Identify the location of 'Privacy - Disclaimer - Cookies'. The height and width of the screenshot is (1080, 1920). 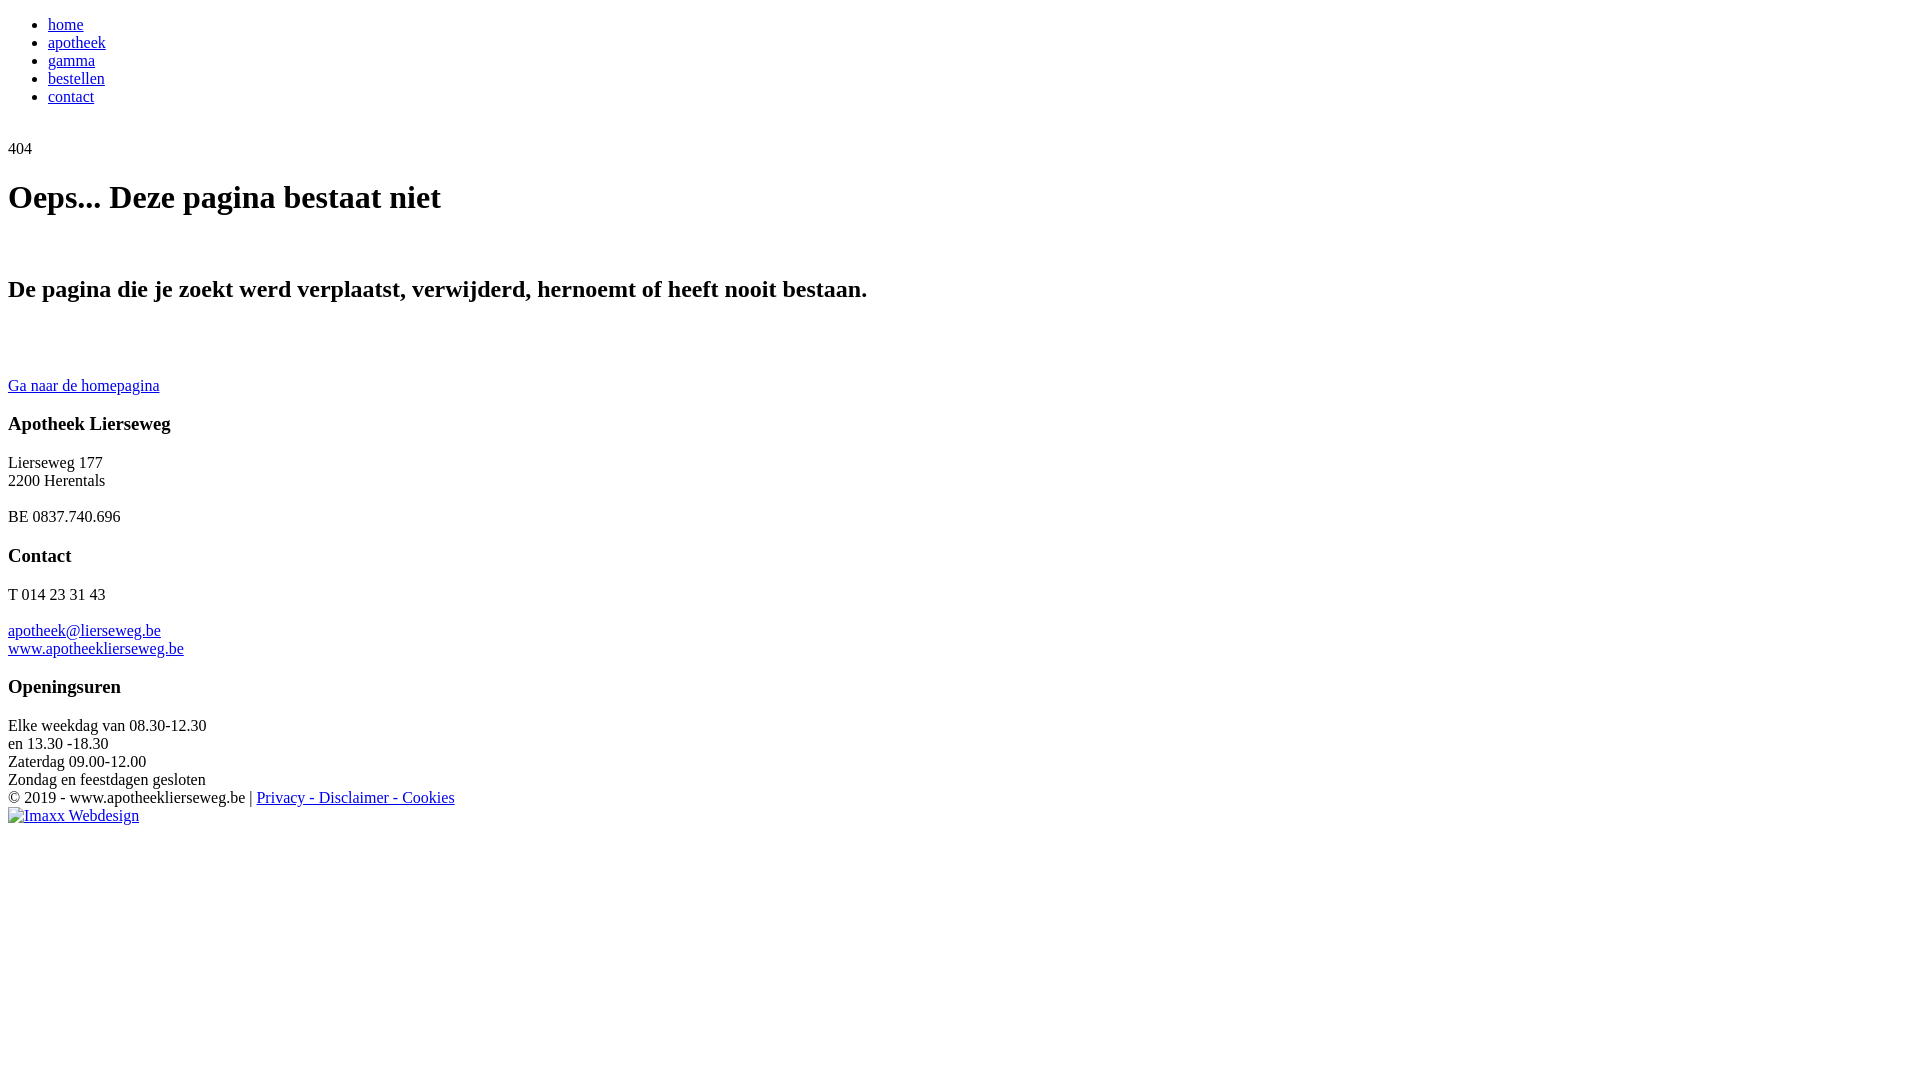
(355, 796).